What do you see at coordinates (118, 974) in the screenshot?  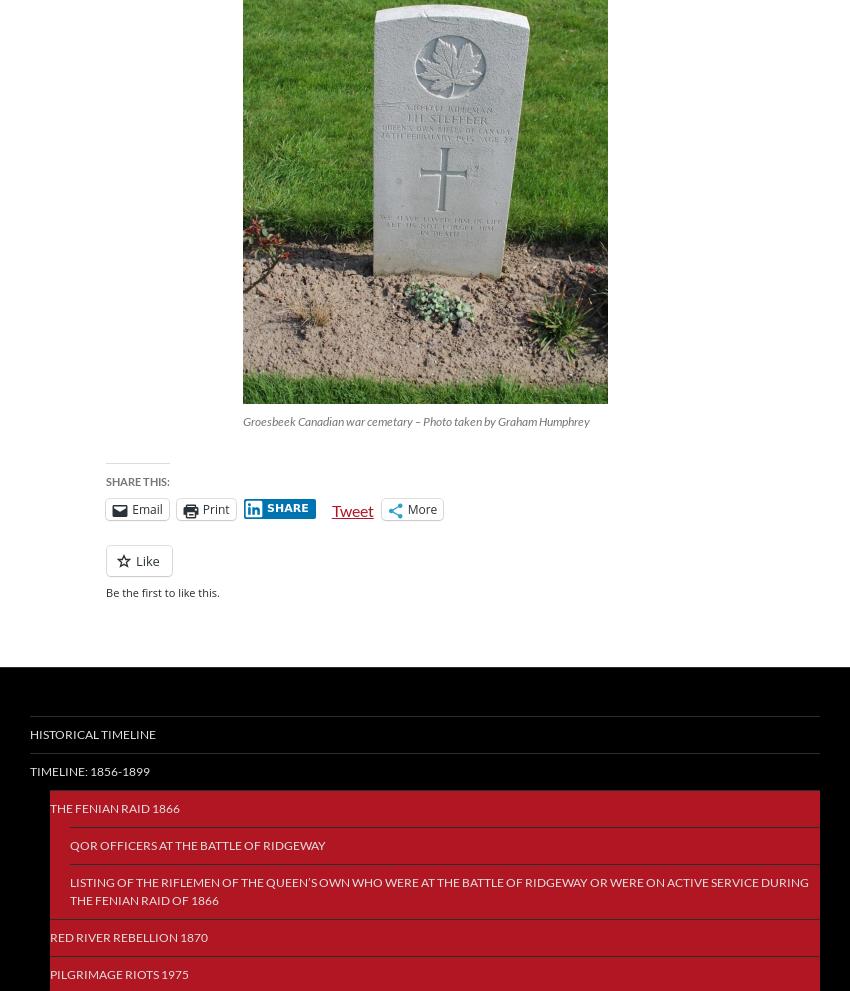 I see `'Pilgrimage Riots 1975'` at bounding box center [118, 974].